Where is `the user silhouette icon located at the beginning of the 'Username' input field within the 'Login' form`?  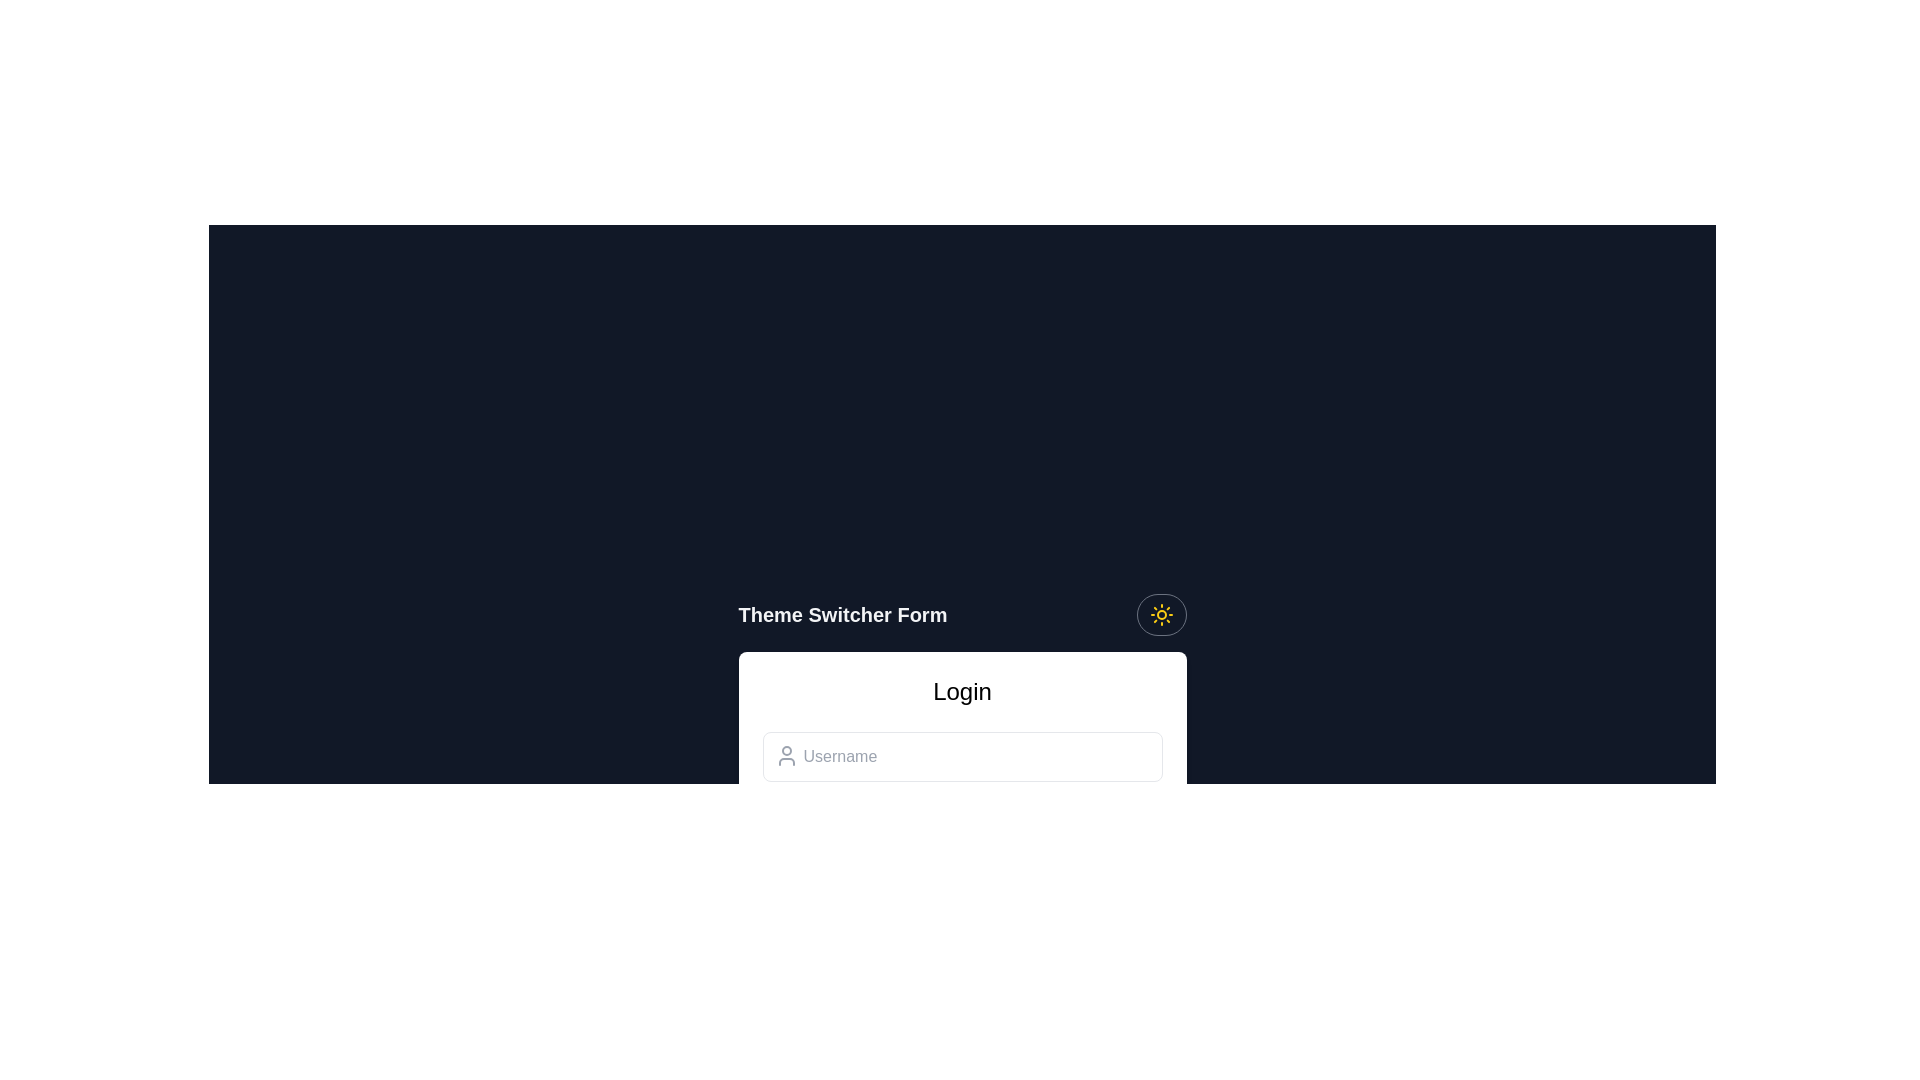
the user silhouette icon located at the beginning of the 'Username' input field within the 'Login' form is located at coordinates (785, 756).